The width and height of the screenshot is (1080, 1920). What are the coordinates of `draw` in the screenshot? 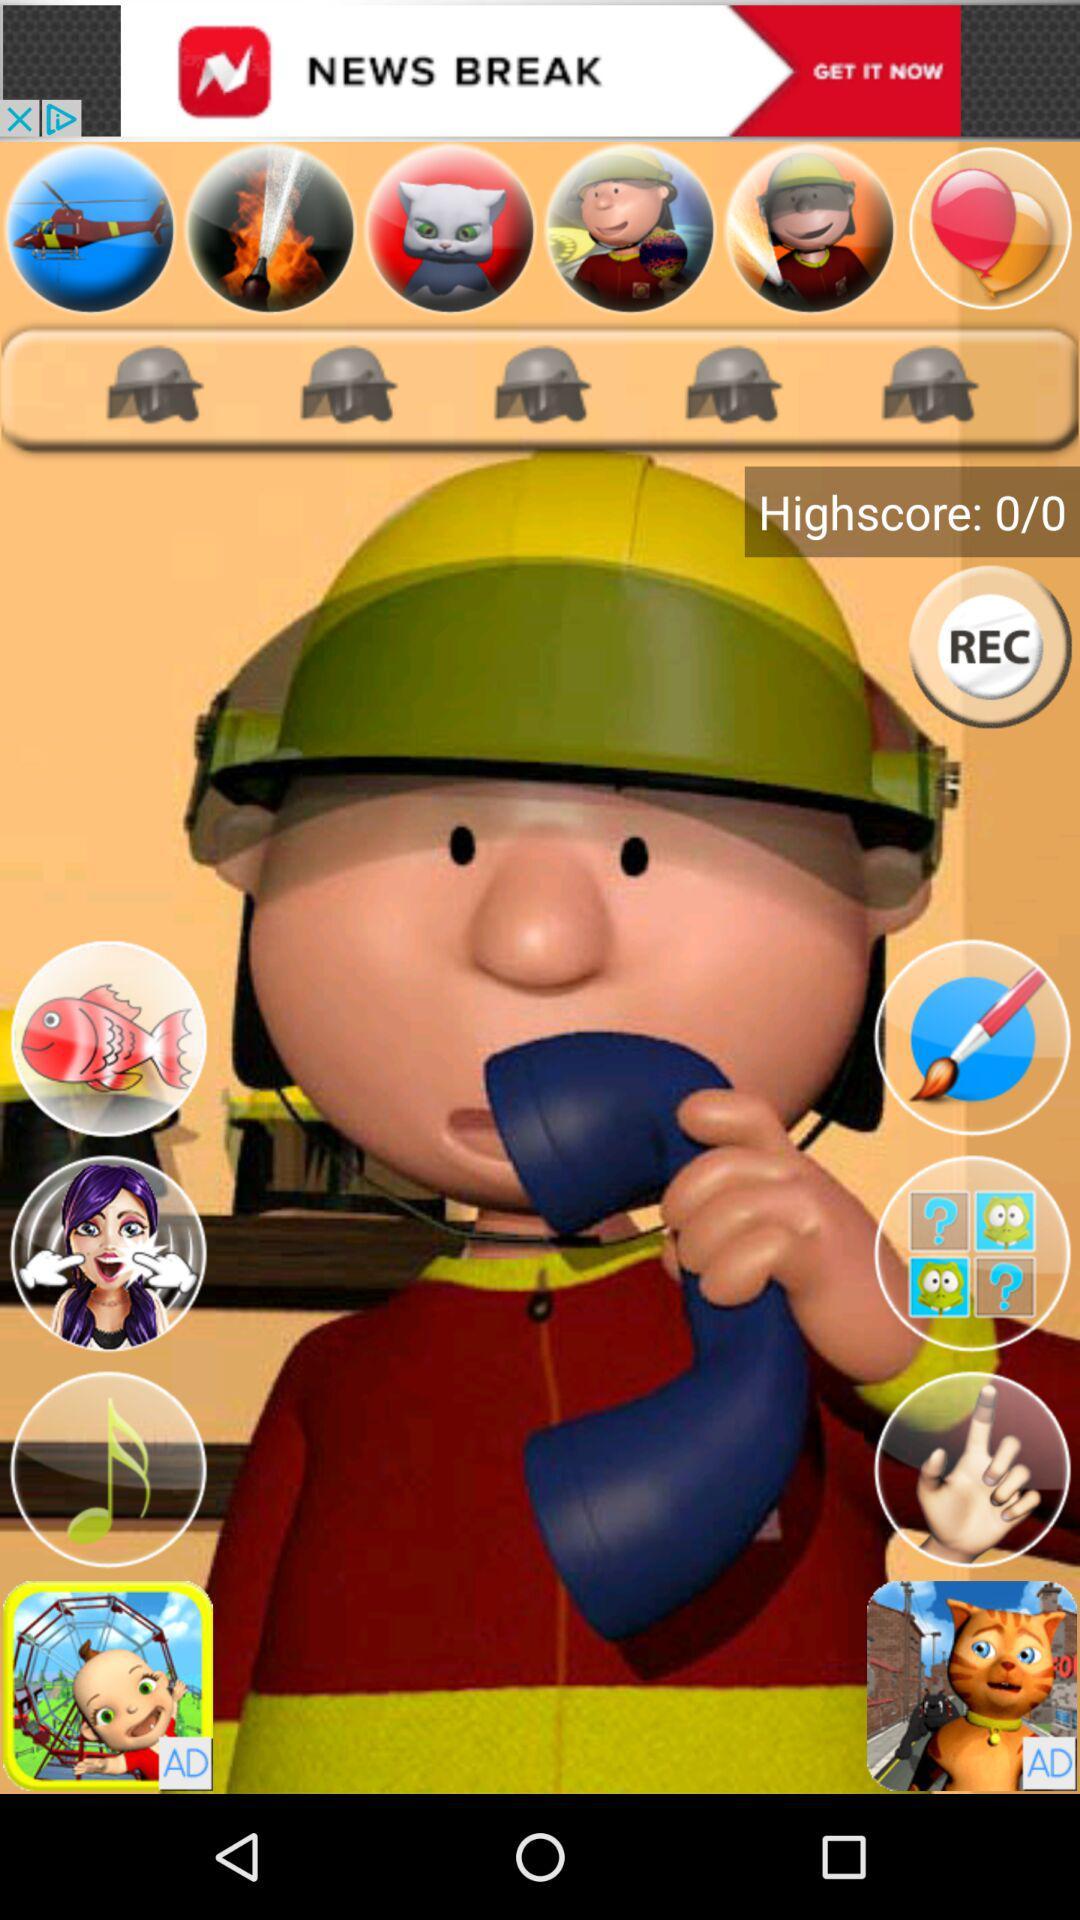 It's located at (971, 1037).